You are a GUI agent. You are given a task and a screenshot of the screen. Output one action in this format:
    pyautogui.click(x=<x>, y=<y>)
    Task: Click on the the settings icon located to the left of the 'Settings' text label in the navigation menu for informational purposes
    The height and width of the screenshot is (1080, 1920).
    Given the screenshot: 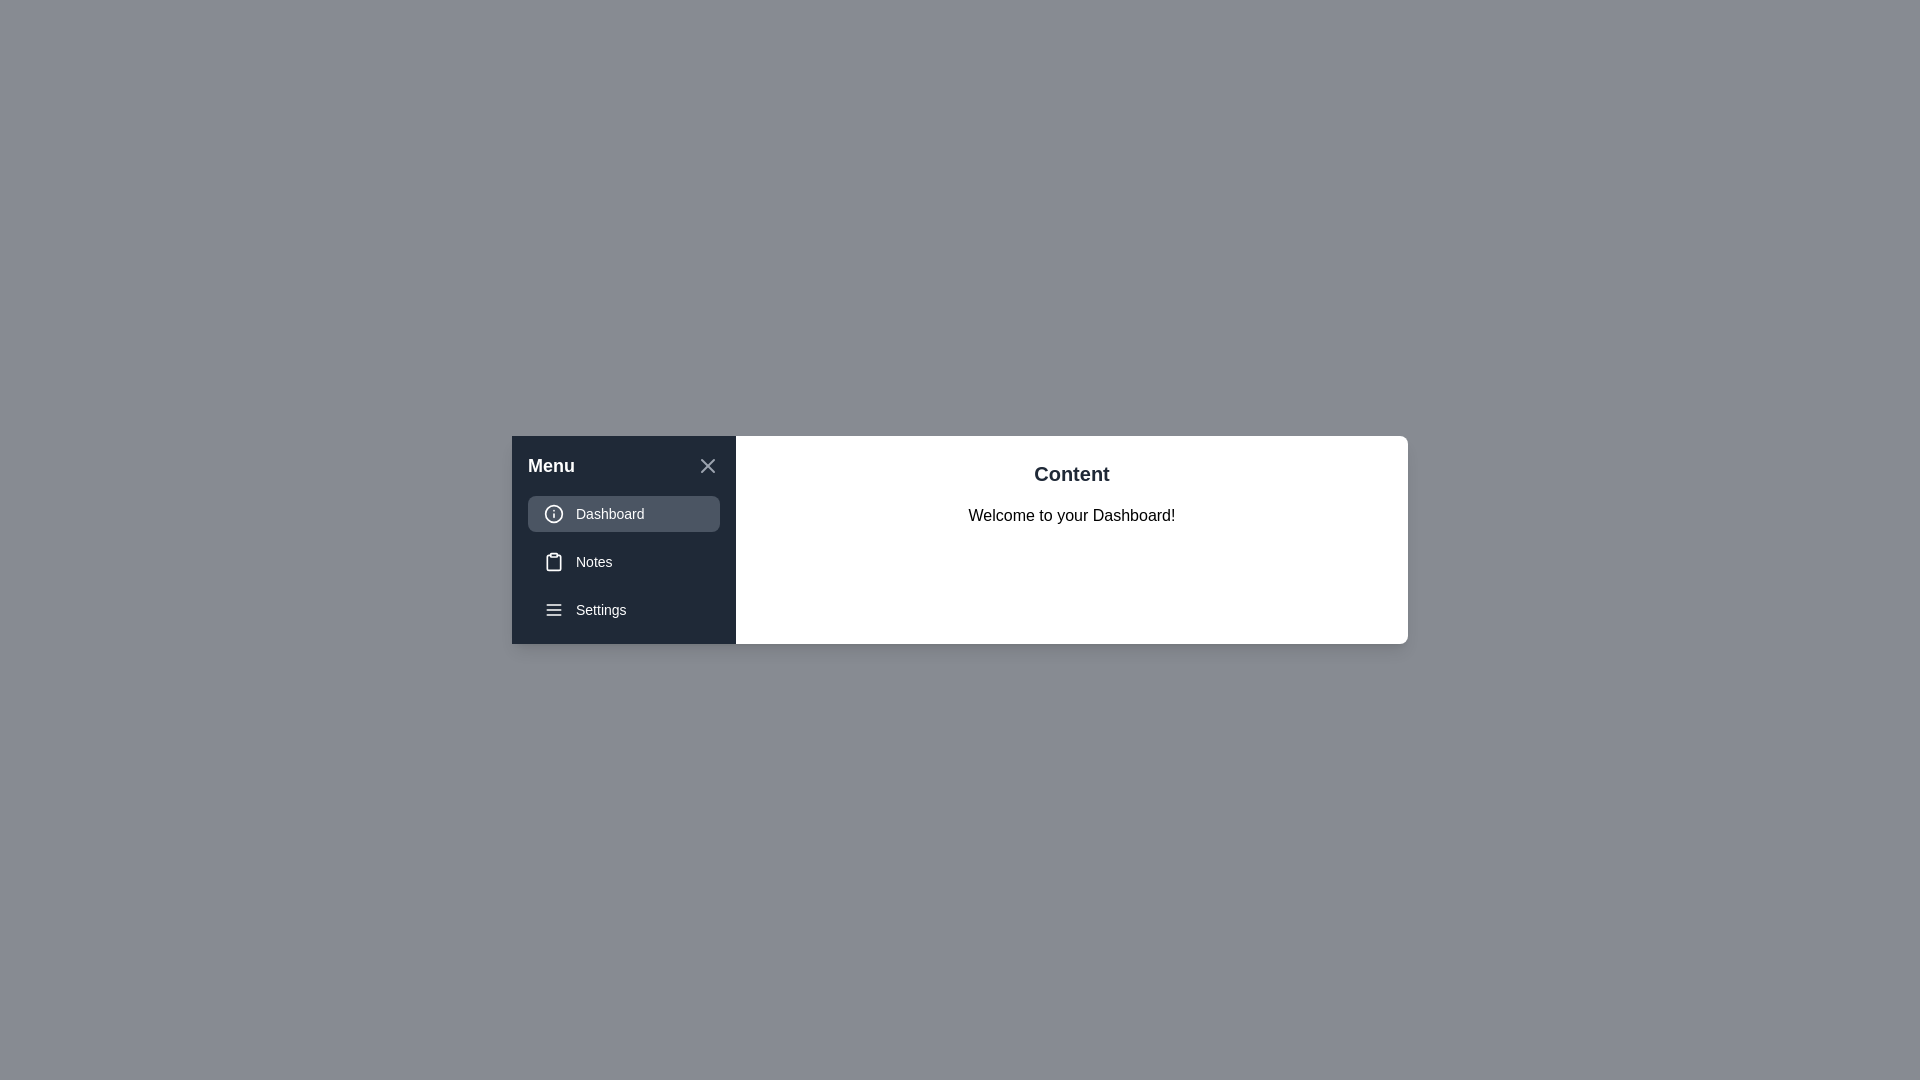 What is the action you would take?
    pyautogui.click(x=553, y=608)
    